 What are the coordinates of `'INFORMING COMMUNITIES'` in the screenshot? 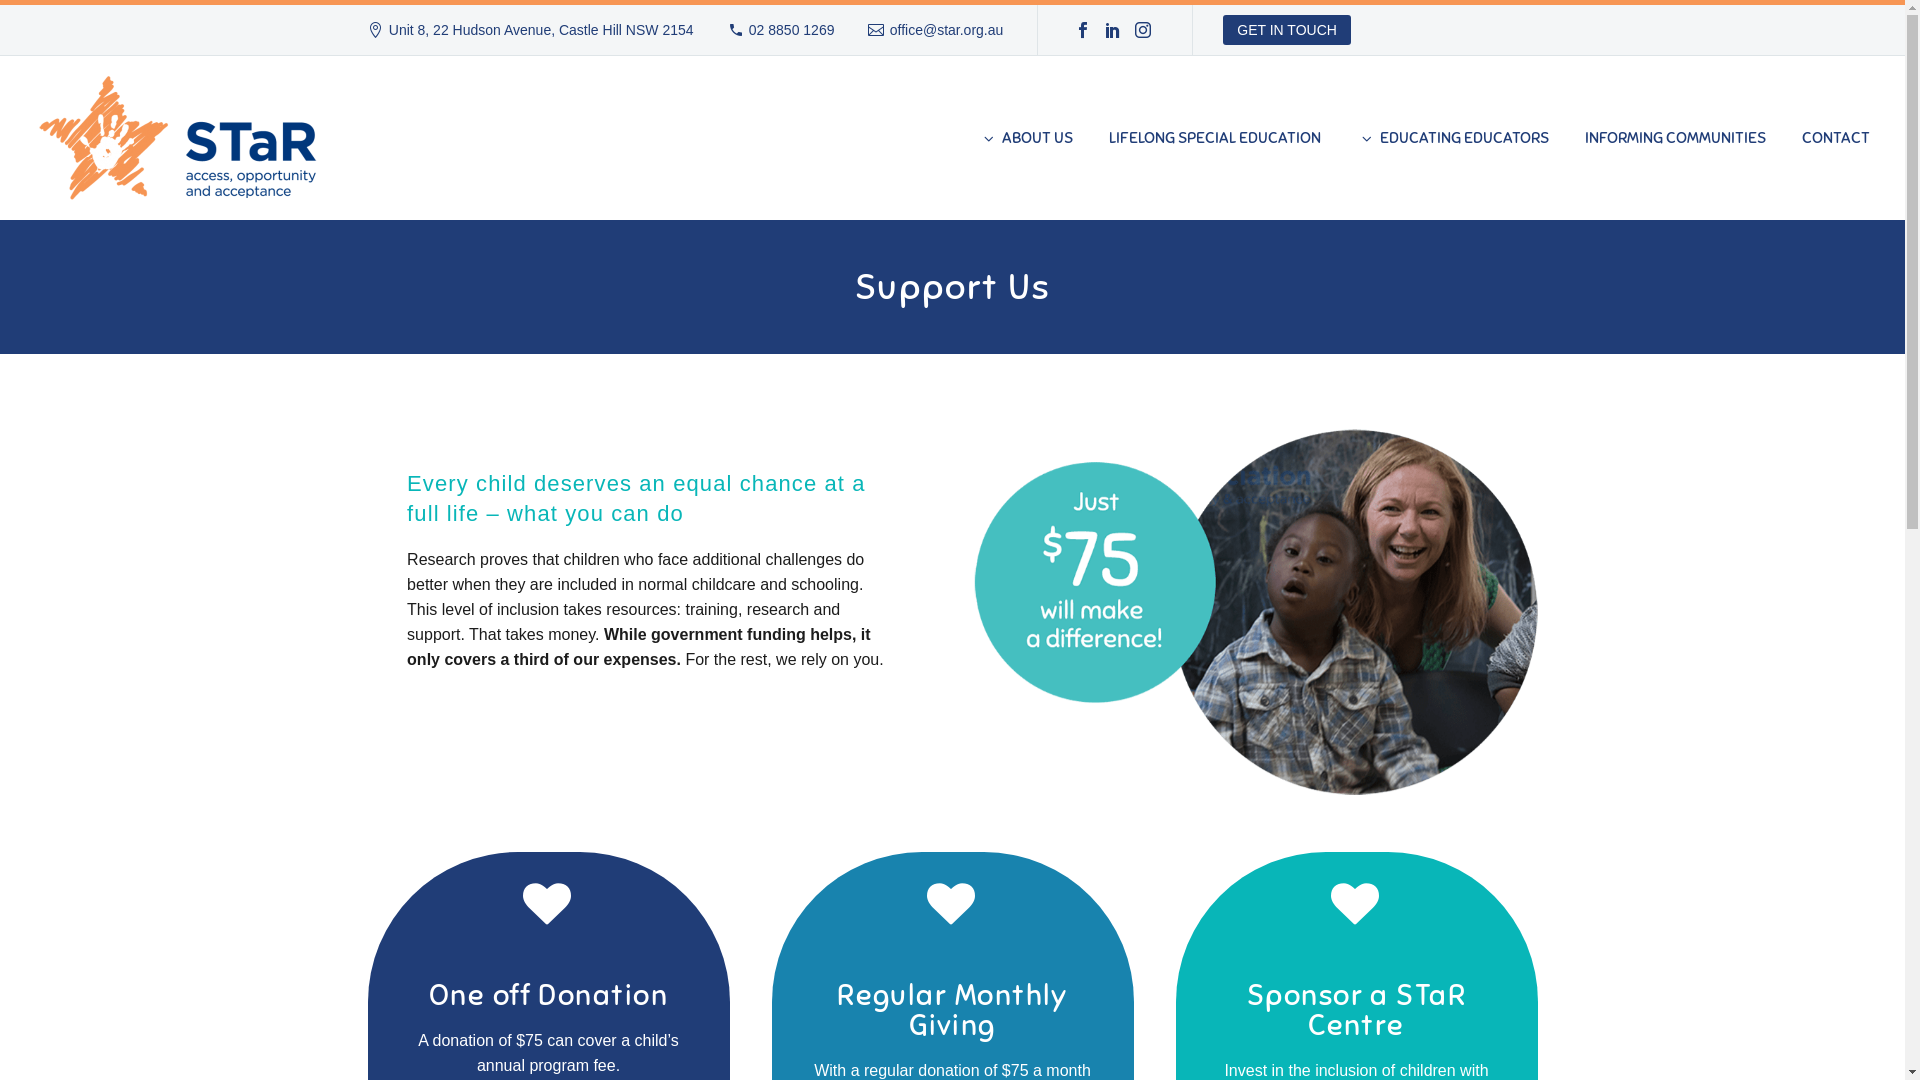 It's located at (1675, 137).